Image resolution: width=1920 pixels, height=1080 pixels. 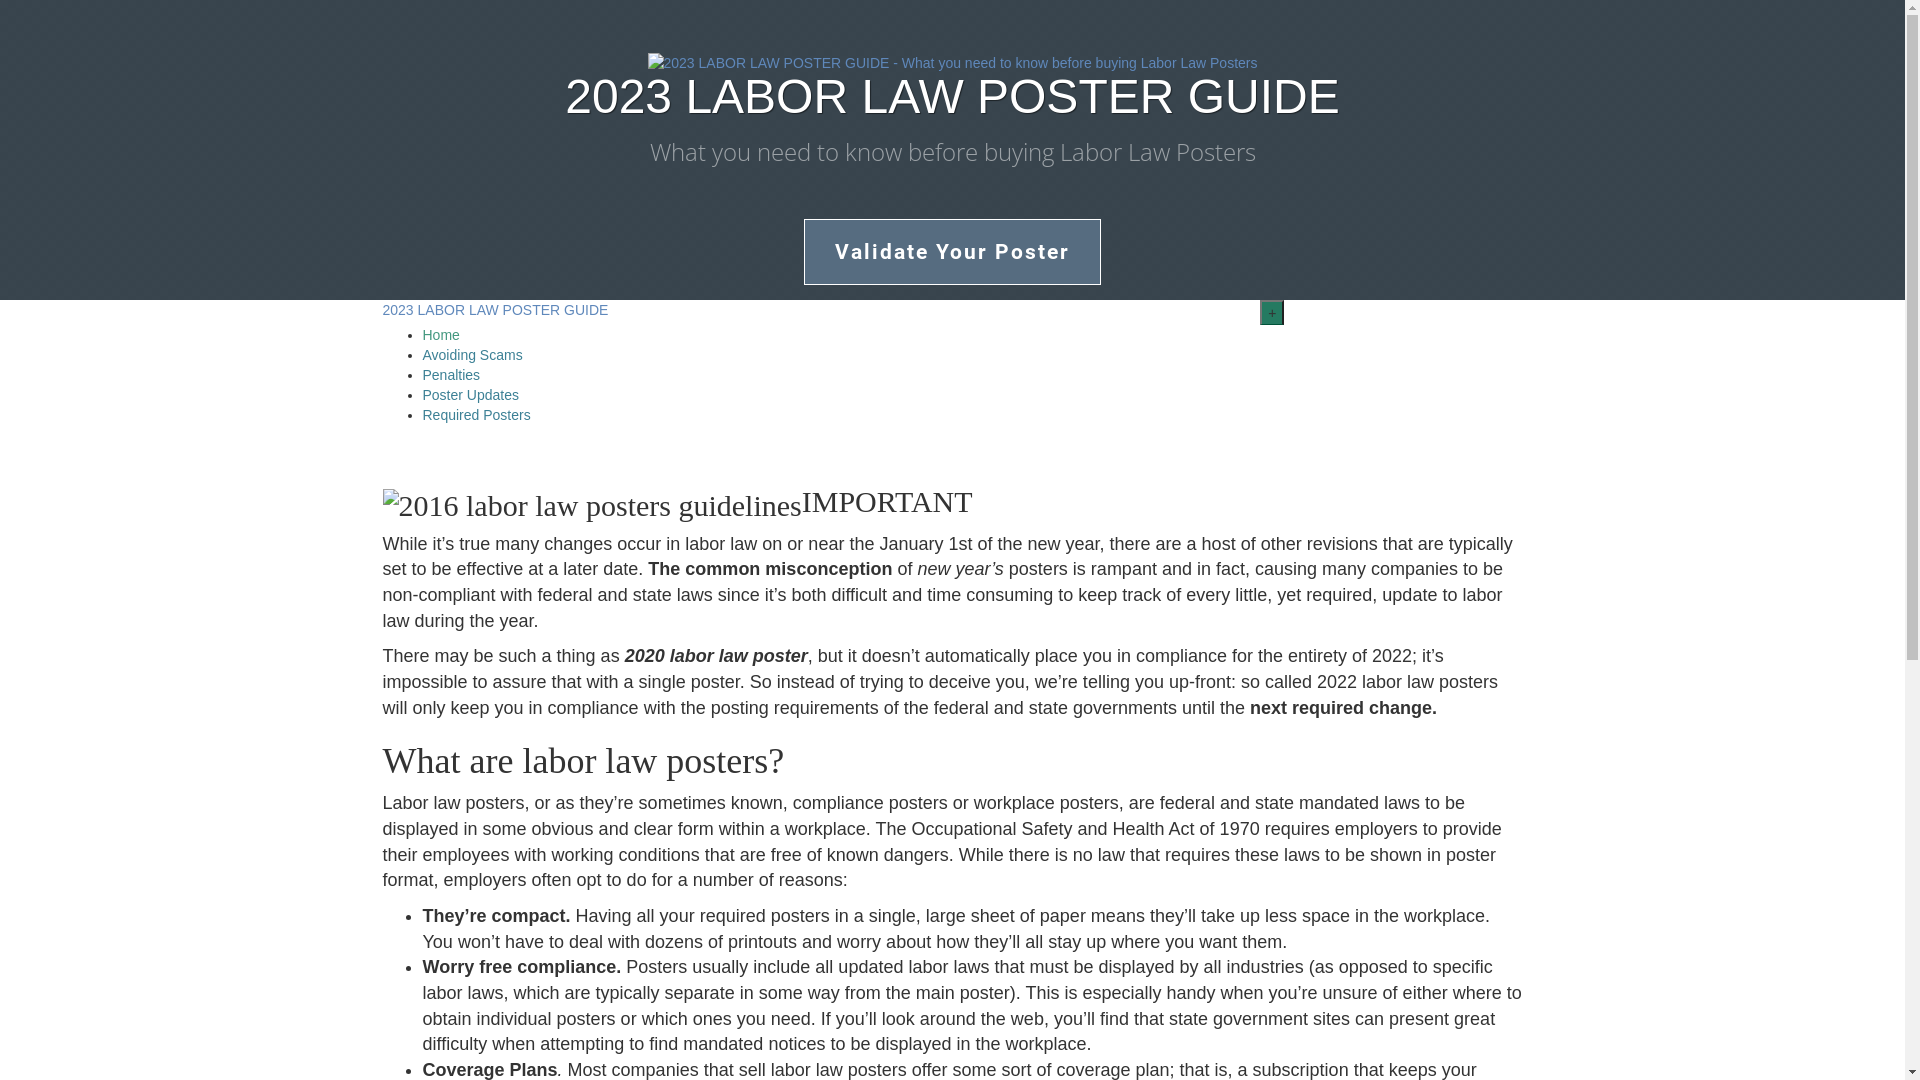 I want to click on '2023 LABOR LAW POSTER GUIDE', so click(x=950, y=96).